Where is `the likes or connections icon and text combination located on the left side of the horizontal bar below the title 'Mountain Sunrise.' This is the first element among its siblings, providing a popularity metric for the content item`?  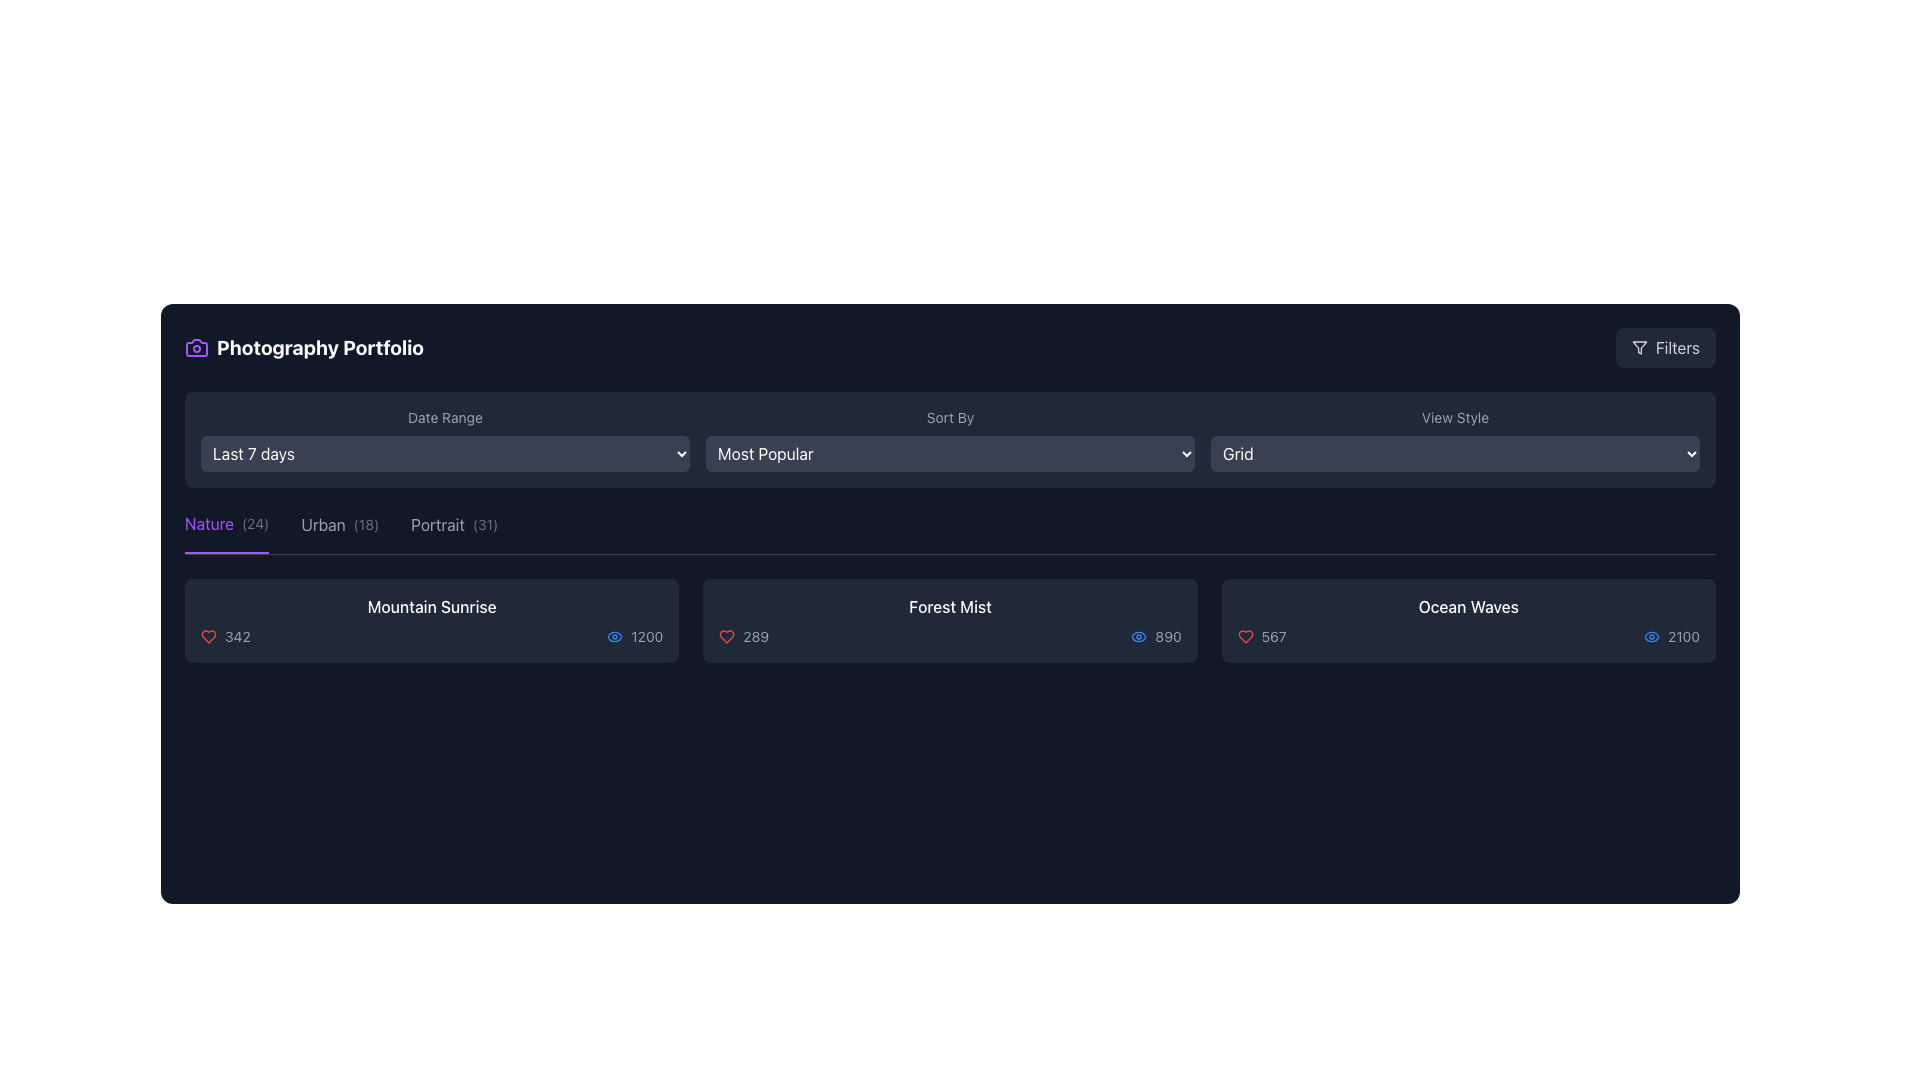 the likes or connections icon and text combination located on the left side of the horizontal bar below the title 'Mountain Sunrise.' This is the first element among its siblings, providing a popularity metric for the content item is located at coordinates (225, 636).